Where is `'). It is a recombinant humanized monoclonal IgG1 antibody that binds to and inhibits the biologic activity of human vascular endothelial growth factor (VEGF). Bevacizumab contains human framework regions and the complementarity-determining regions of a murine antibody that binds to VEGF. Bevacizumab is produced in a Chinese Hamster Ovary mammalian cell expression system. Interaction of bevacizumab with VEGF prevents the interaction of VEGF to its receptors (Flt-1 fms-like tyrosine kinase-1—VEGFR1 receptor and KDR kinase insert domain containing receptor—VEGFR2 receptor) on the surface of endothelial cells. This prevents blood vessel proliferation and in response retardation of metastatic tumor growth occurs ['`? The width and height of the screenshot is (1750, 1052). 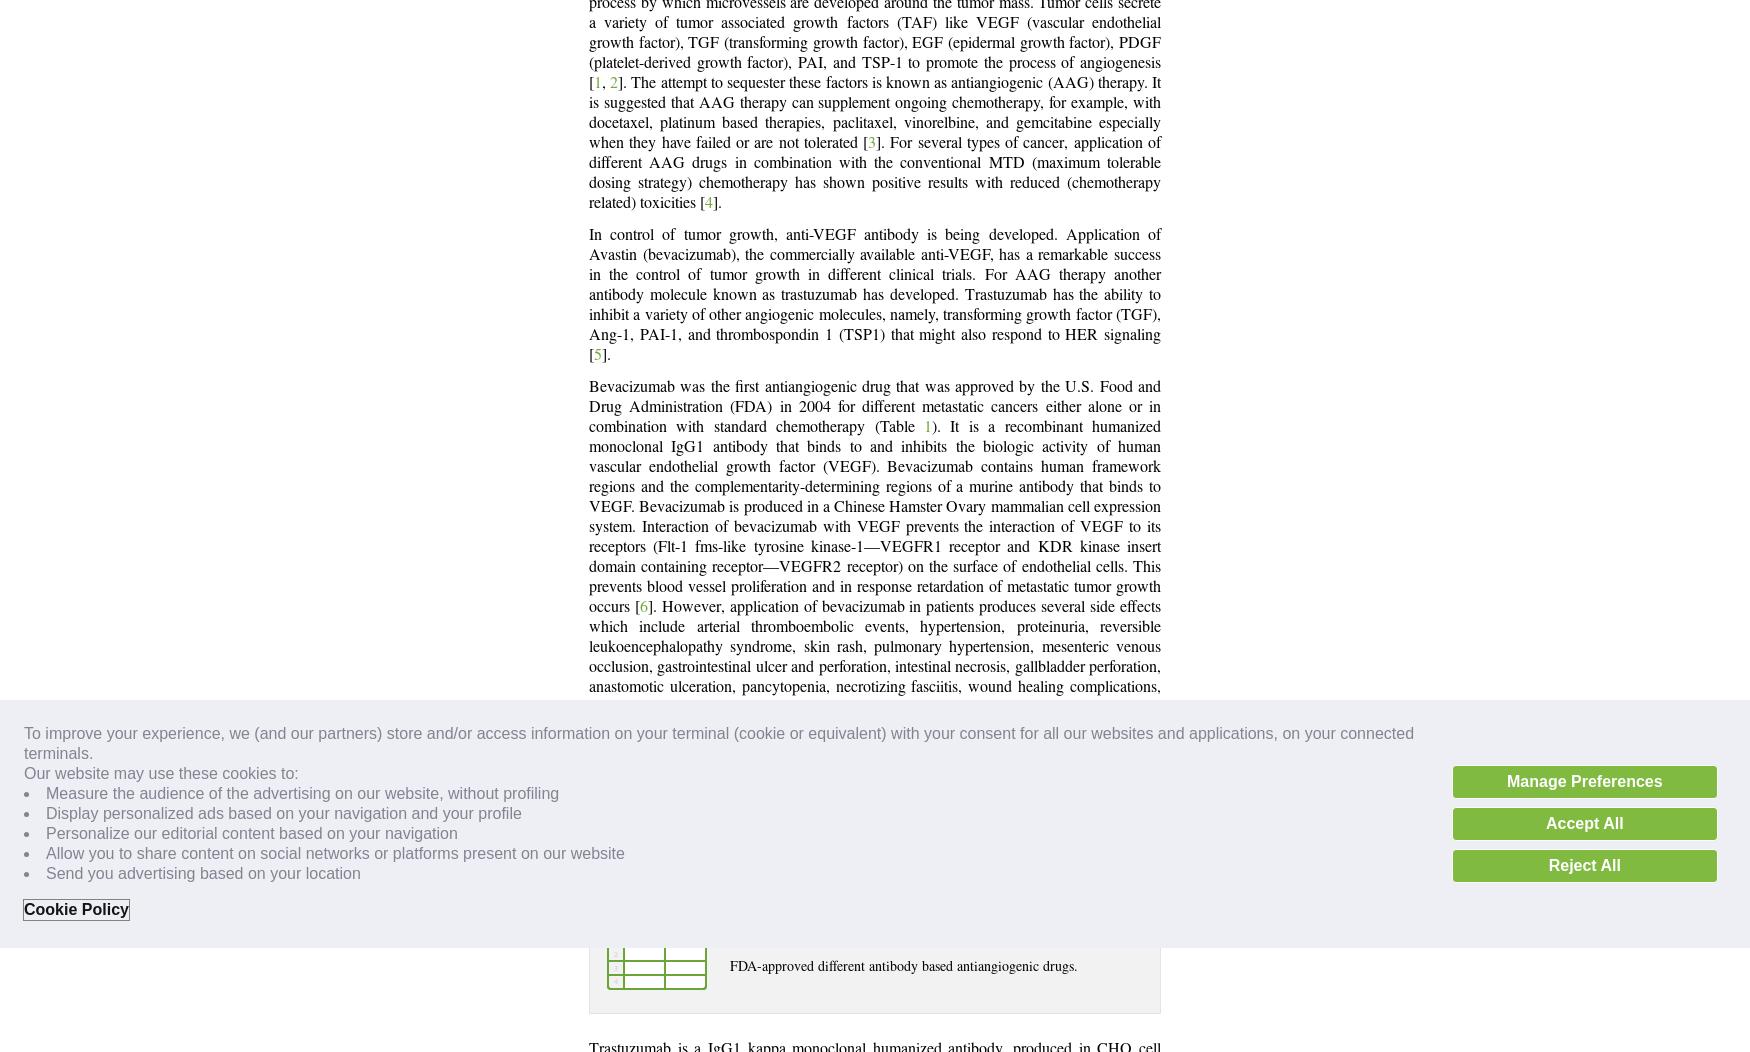 '). It is a recombinant humanized monoclonal IgG1 antibody that binds to and inhibits the biologic activity of human vascular endothelial growth factor (VEGF). Bevacizumab contains human framework regions and the complementarity-determining regions of a murine antibody that binds to VEGF. Bevacizumab is produced in a Chinese Hamster Ovary mammalian cell expression system. Interaction of bevacizumab with VEGF prevents the interaction of VEGF to its receptors (Flt-1 fms-like tyrosine kinase-1—VEGFR1 receptor and KDR kinase insert domain containing receptor—VEGFR2 receptor) on the surface of endothelial cells. This prevents blood vessel proliferation and in response retardation of metastatic tumor growth occurs [' is located at coordinates (875, 515).